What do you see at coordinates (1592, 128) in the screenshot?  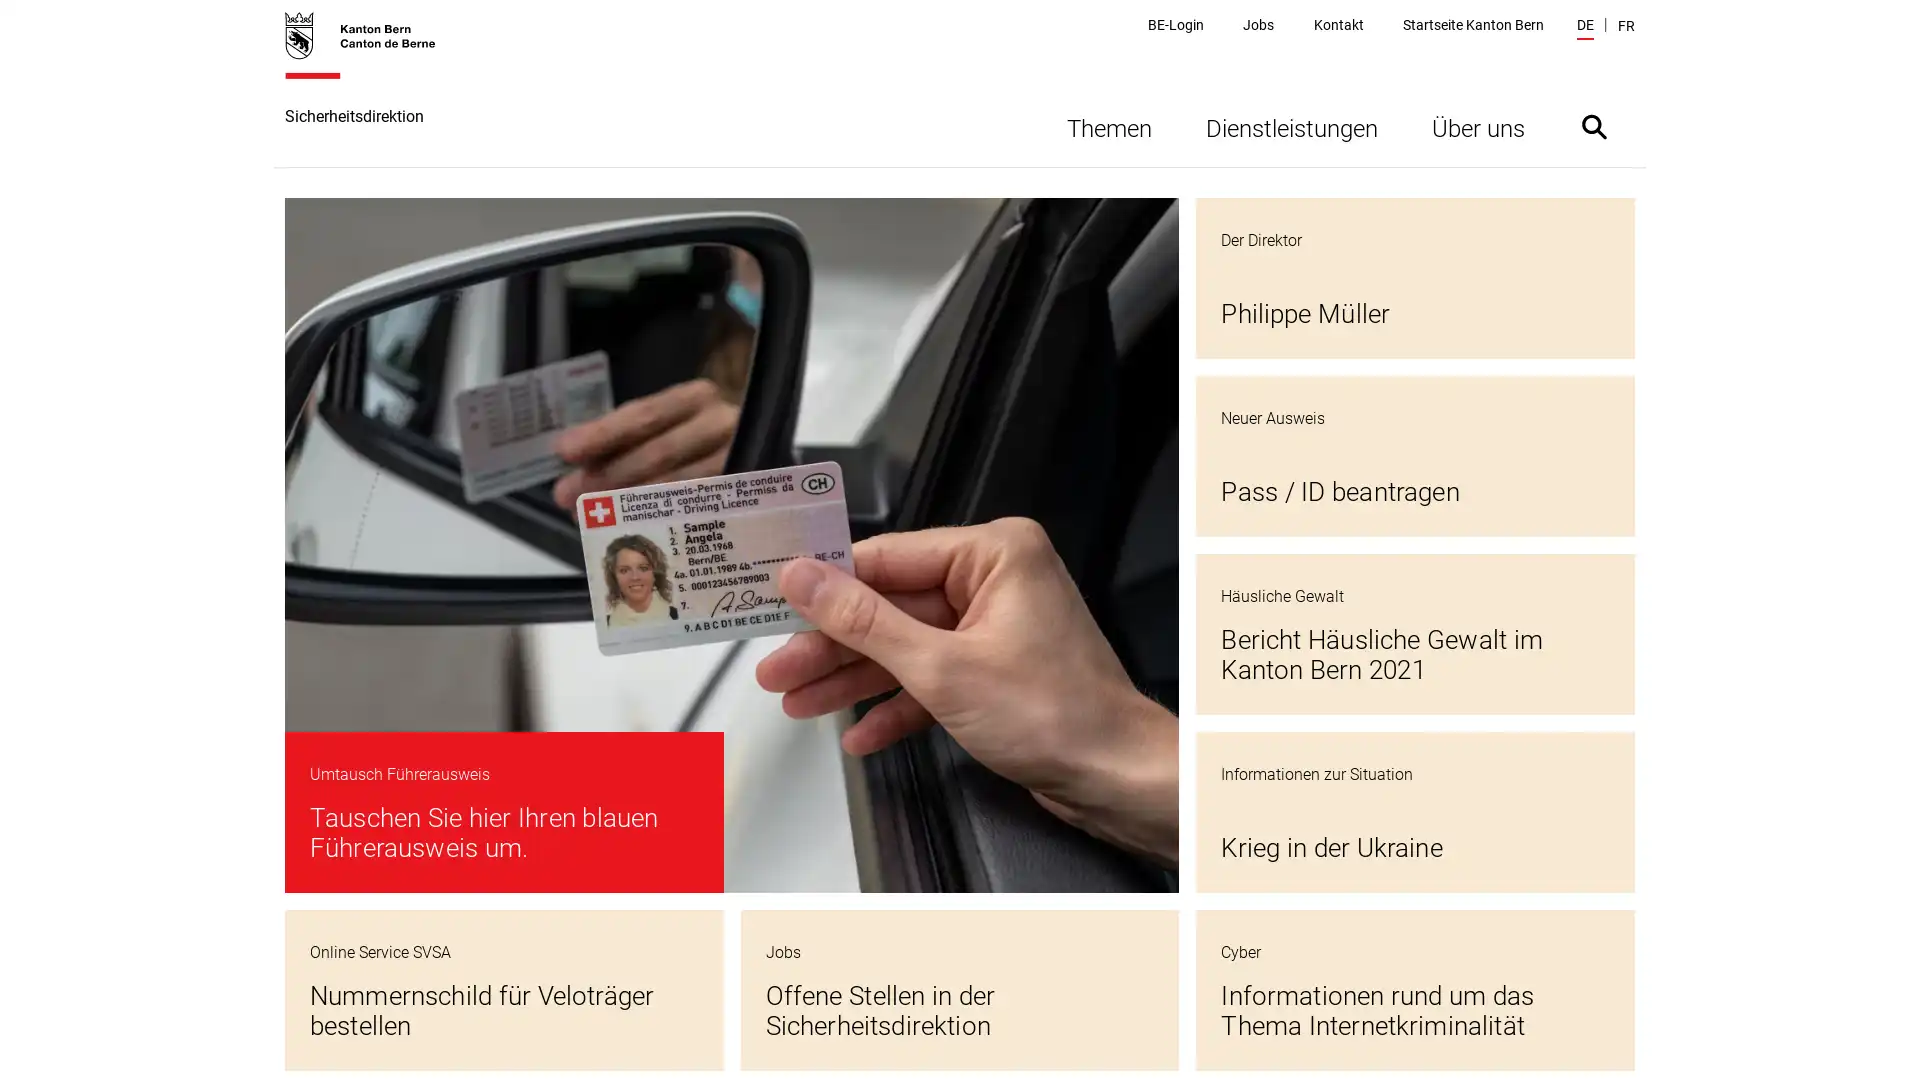 I see `Suche ein- oder ausblenden` at bounding box center [1592, 128].